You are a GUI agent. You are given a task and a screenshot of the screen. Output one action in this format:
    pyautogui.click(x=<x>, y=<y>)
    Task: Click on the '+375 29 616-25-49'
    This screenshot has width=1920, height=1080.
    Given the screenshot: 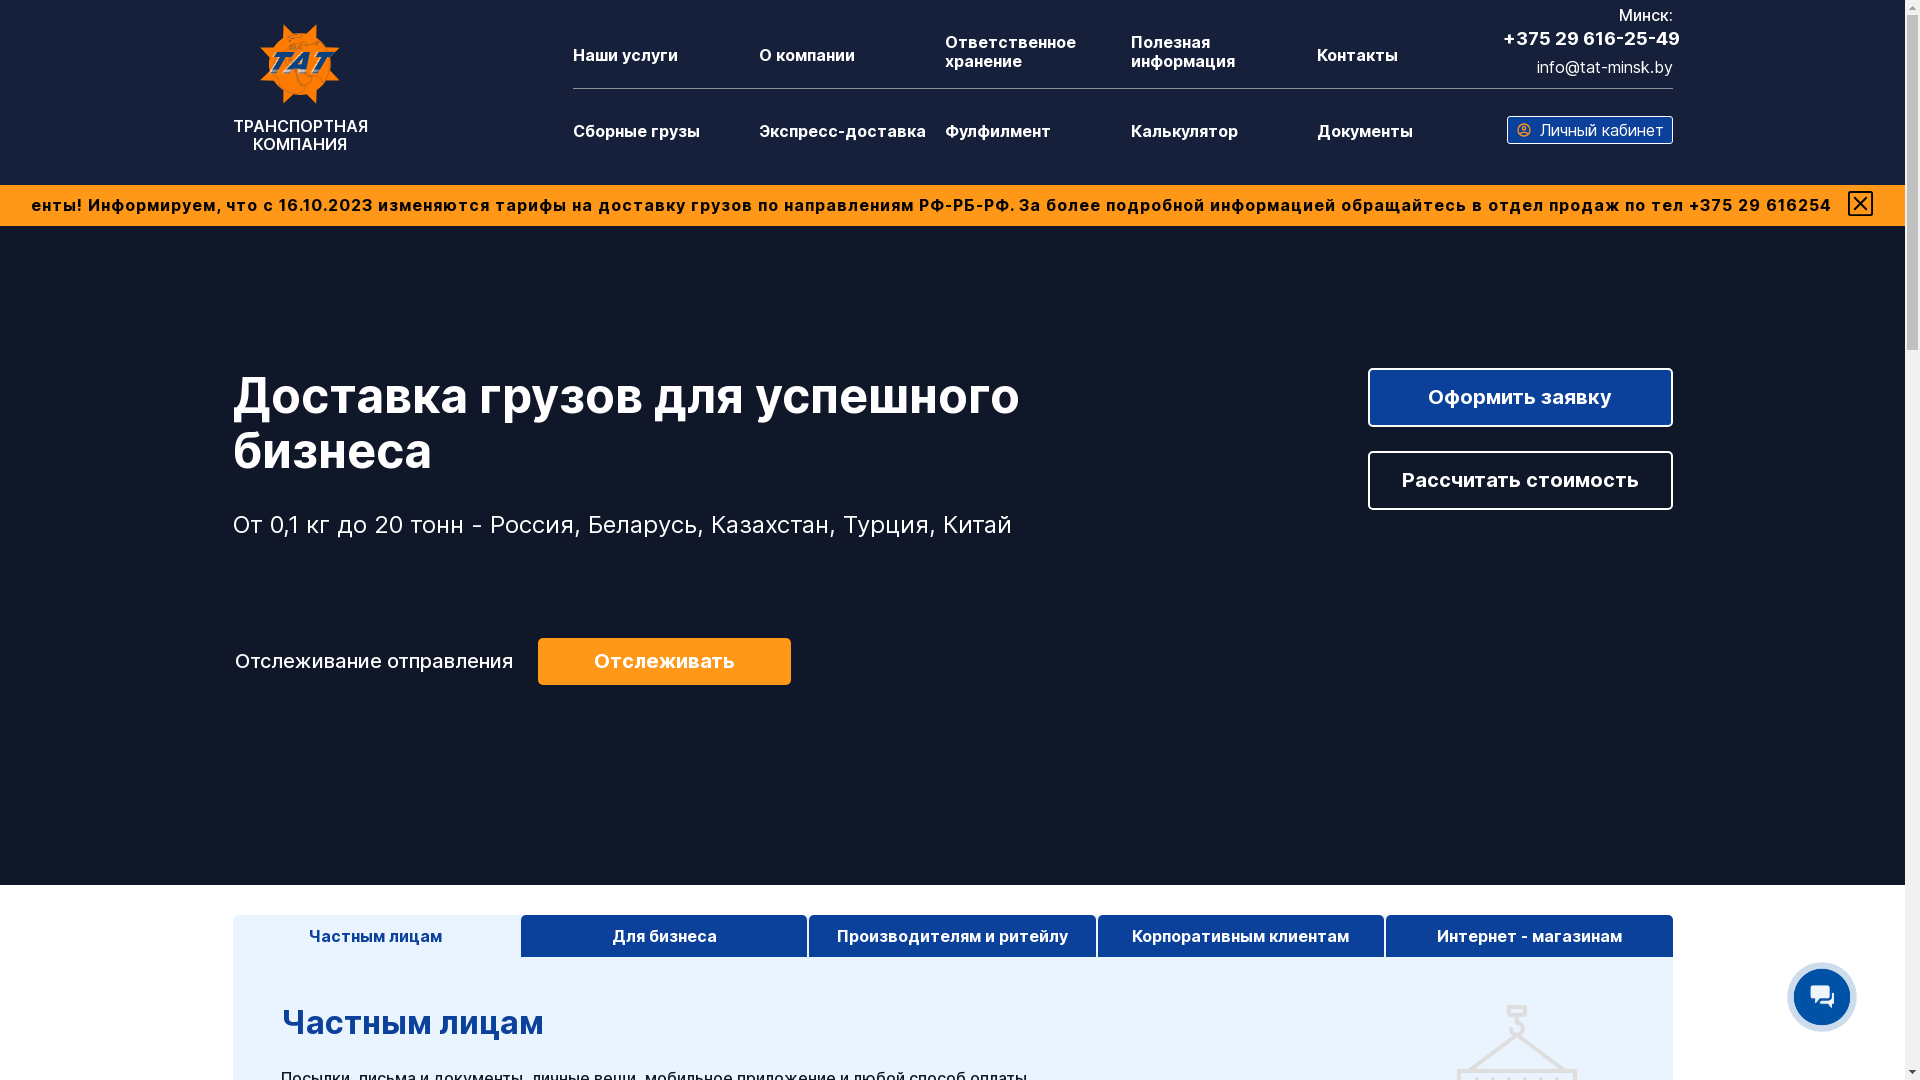 What is the action you would take?
    pyautogui.click(x=1502, y=38)
    